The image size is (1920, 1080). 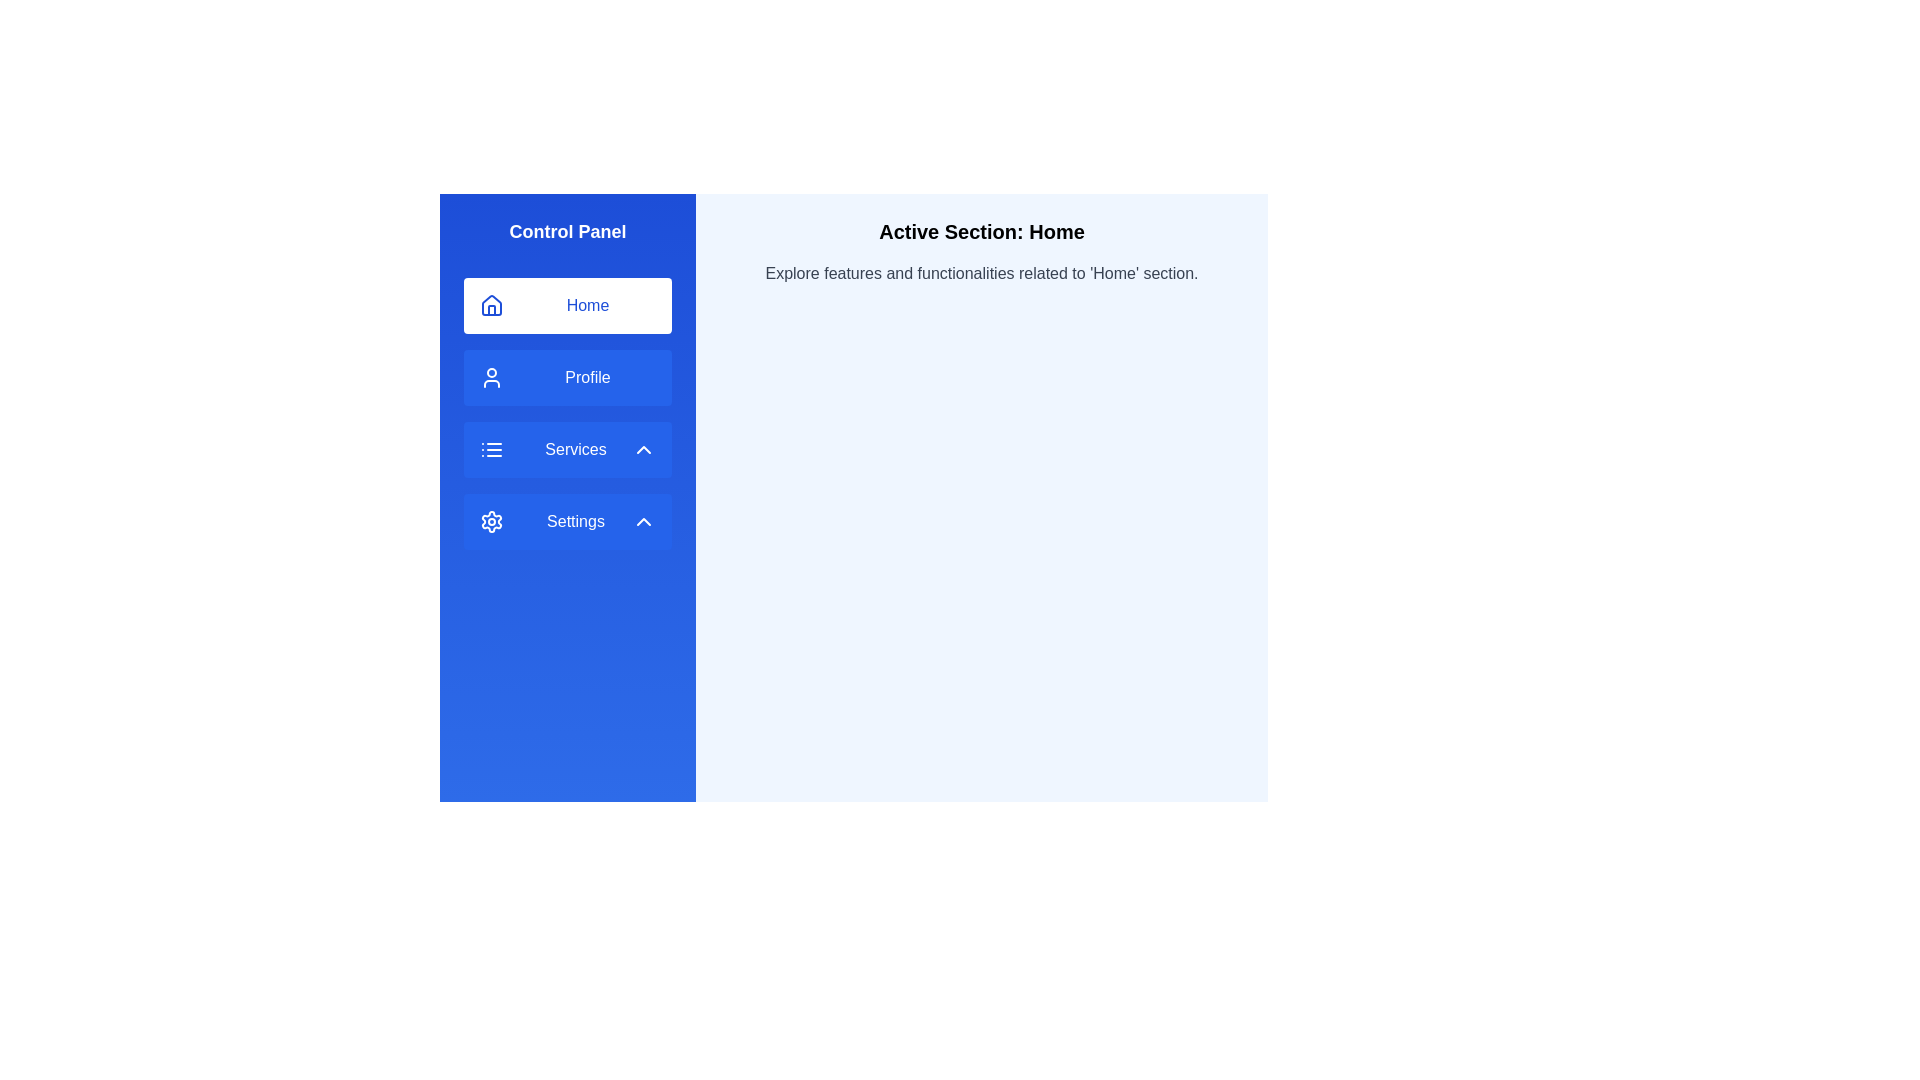 What do you see at coordinates (491, 450) in the screenshot?
I see `the 'Services' button in the vertical sidebar menu, which includes an icon representing the 'Services' option` at bounding box center [491, 450].